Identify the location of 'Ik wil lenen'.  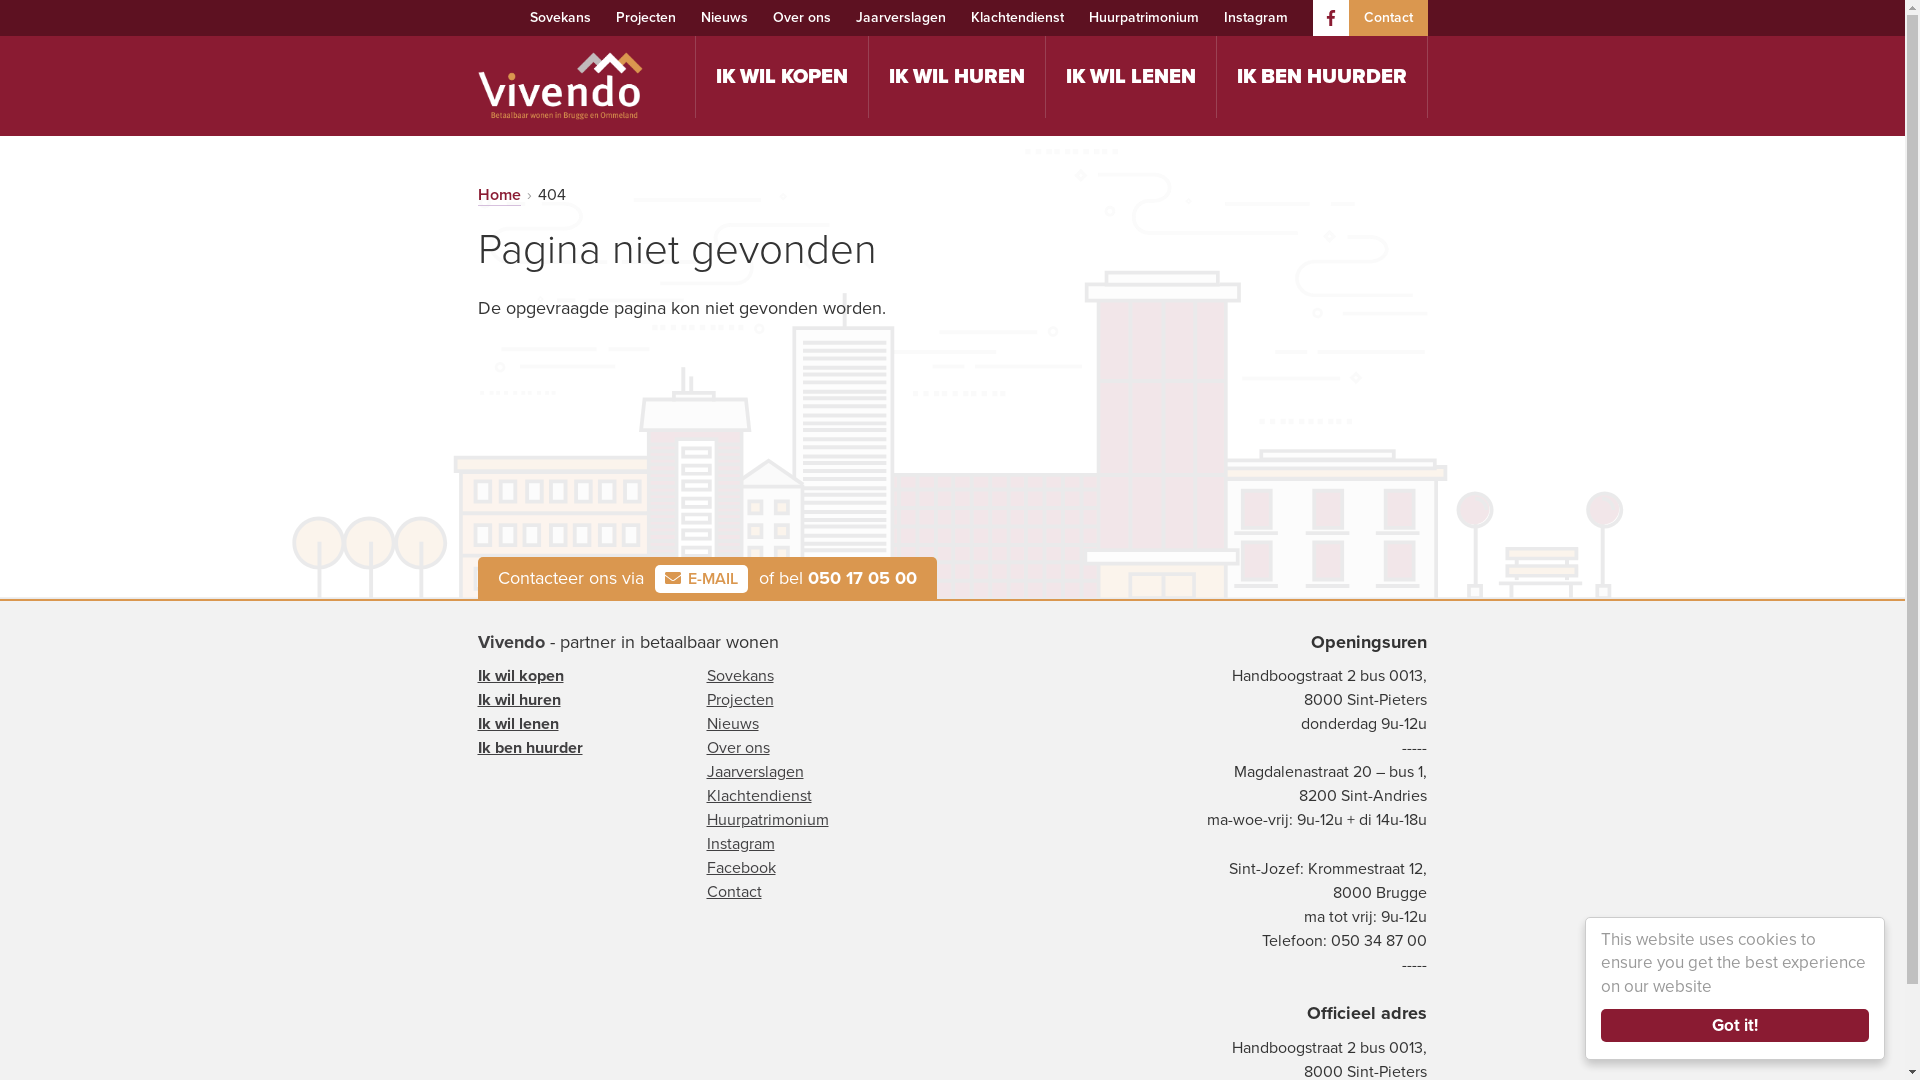
(518, 724).